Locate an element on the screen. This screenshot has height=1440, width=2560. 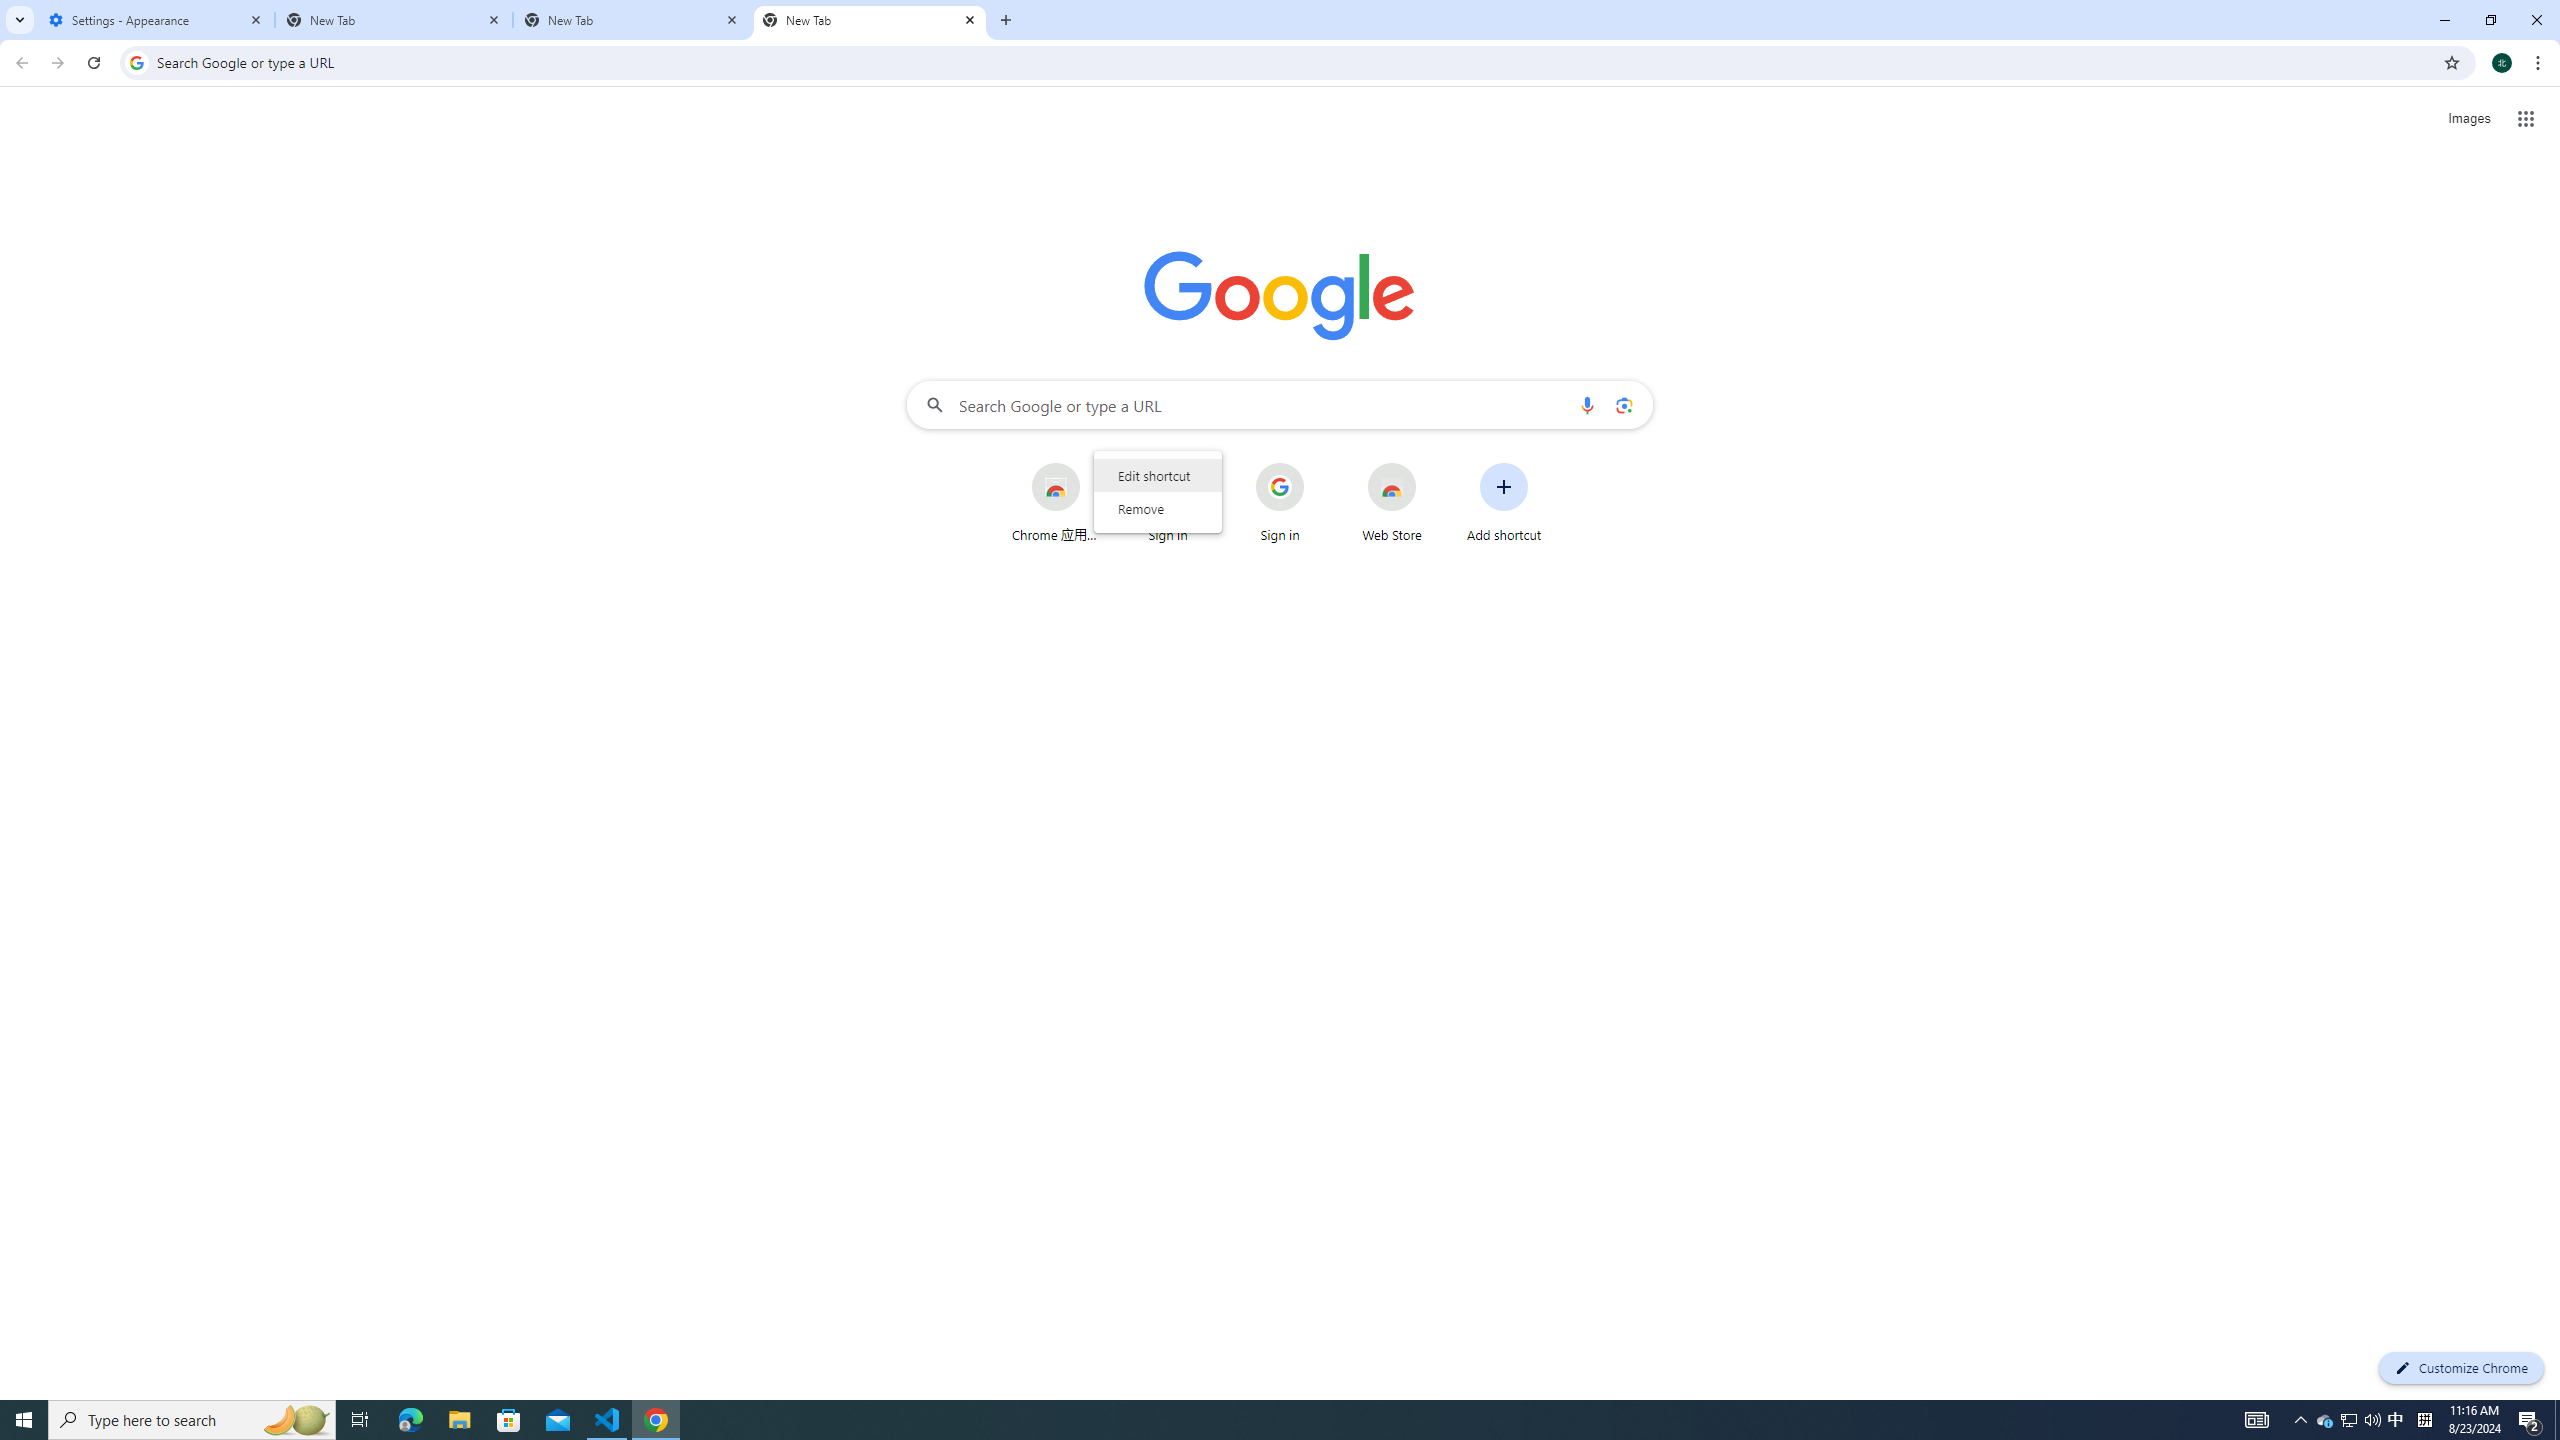
'Remove' is located at coordinates (1157, 509).